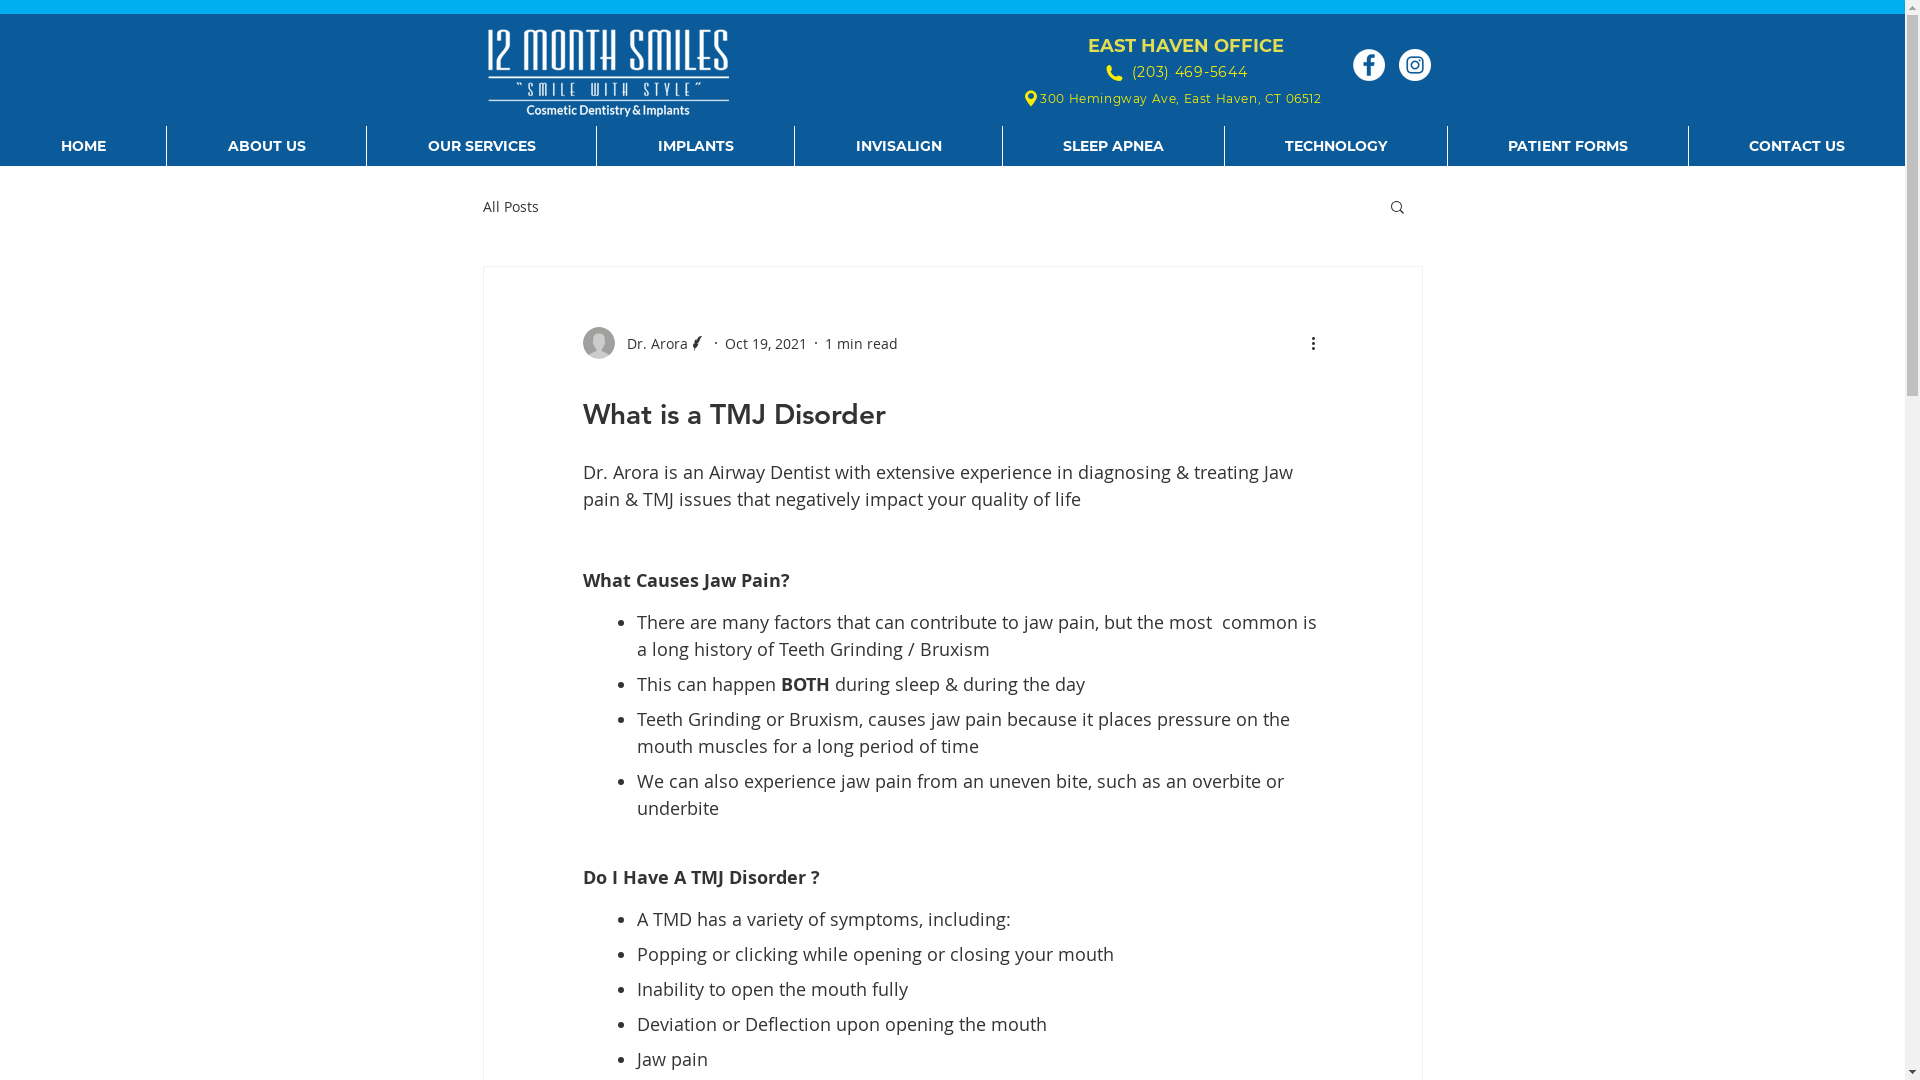 This screenshot has height=1080, width=1920. I want to click on 'Dr. Arora', so click(580, 342).